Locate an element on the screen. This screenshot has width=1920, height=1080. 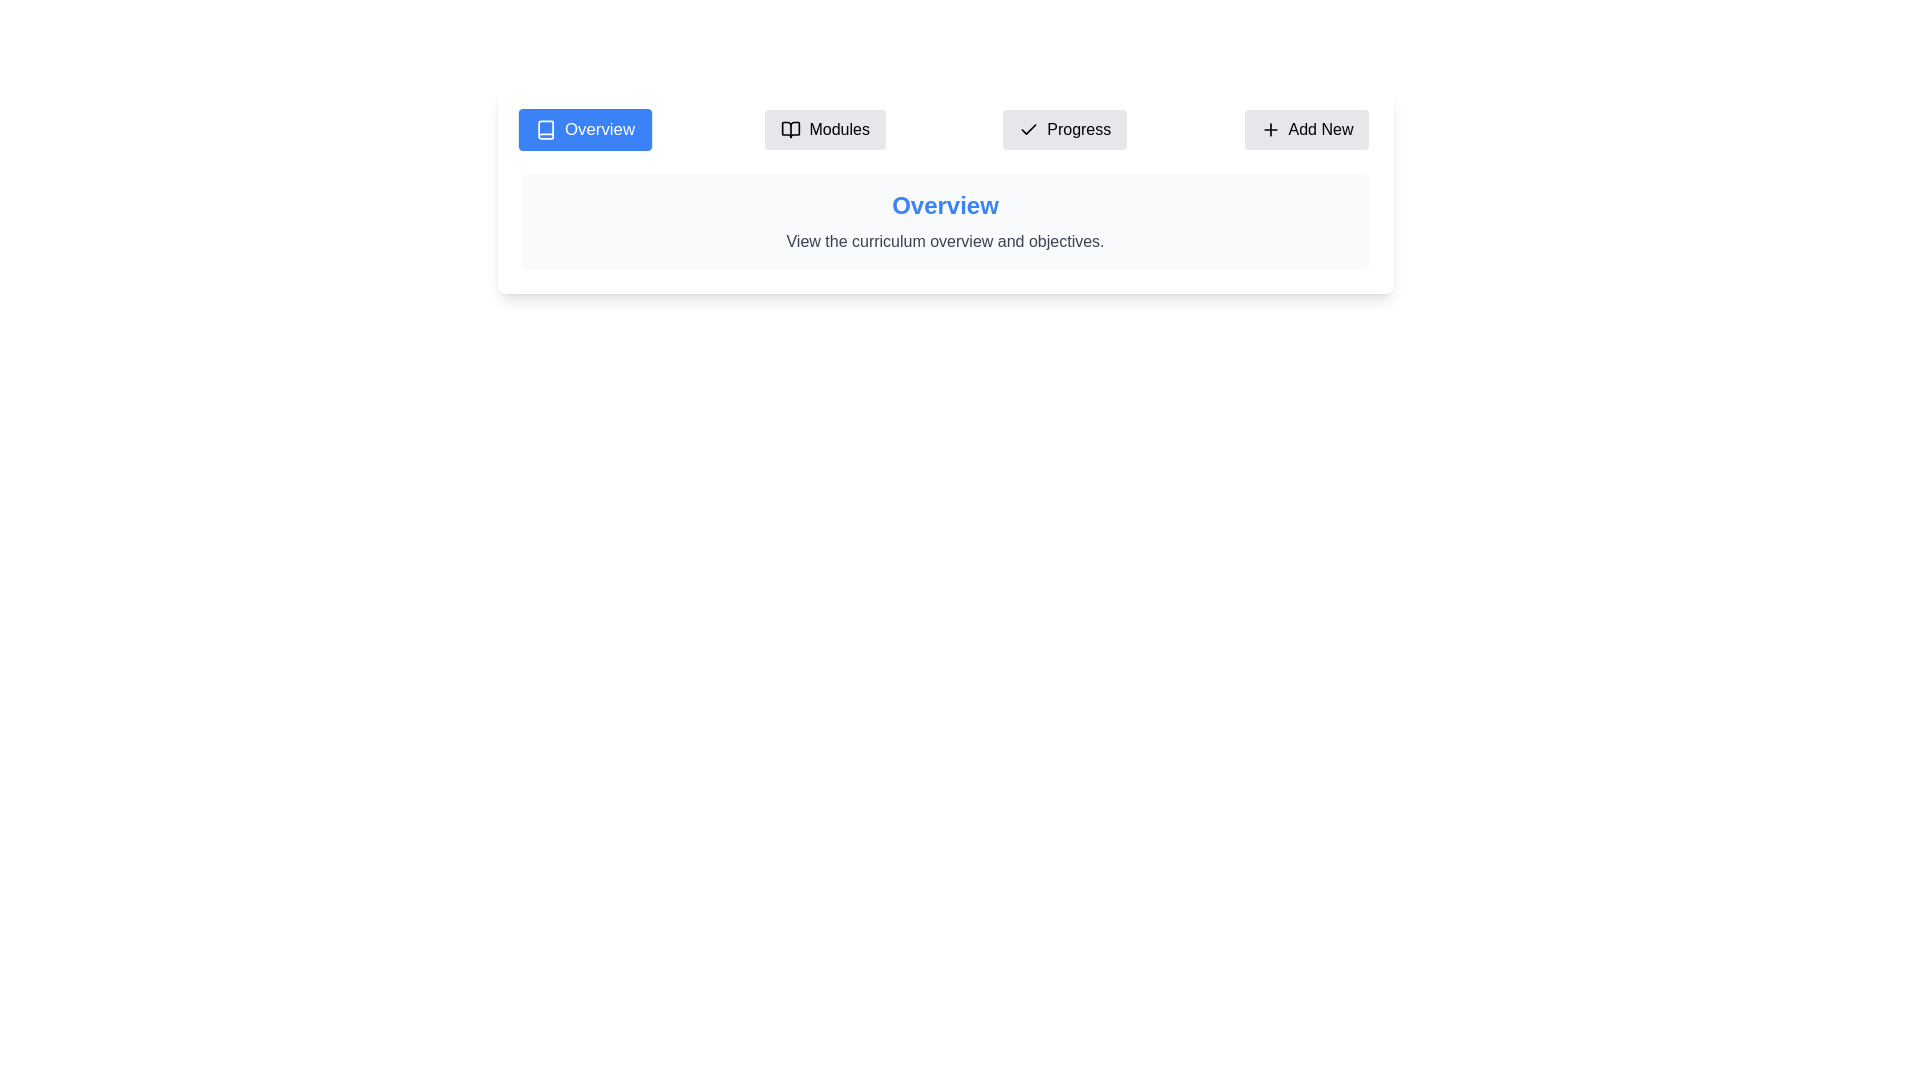
the tab labeled Add New to switch to that tab is located at coordinates (1306, 130).